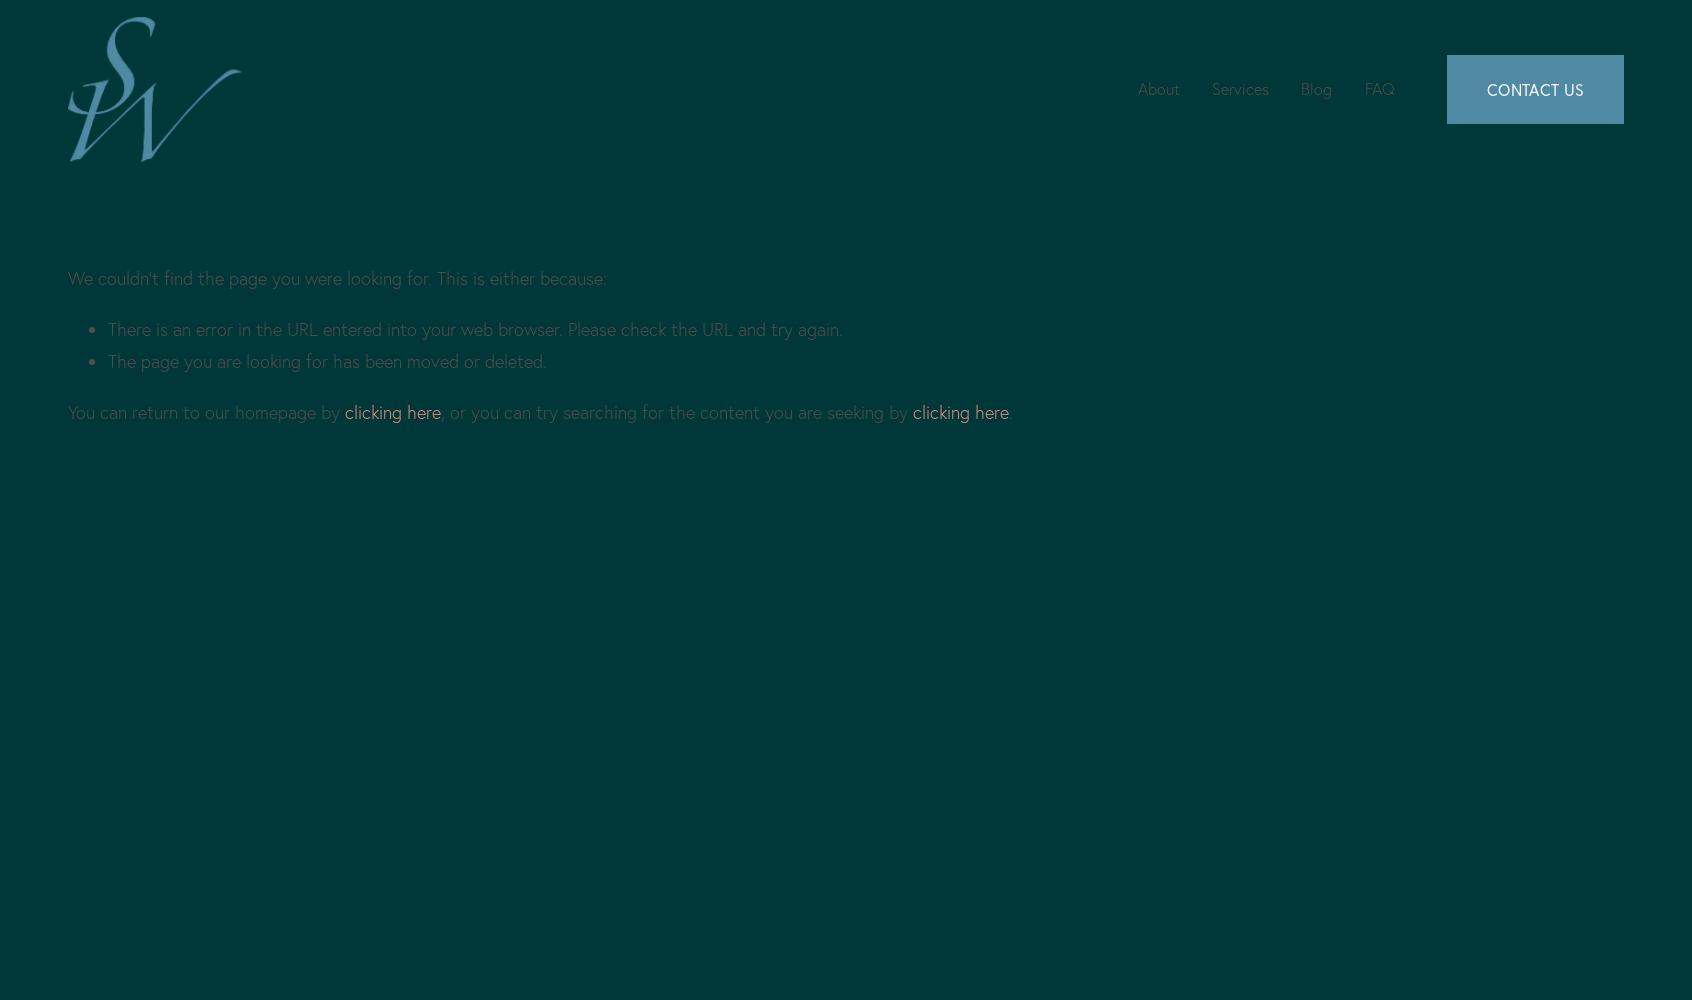 Image resolution: width=1692 pixels, height=1000 pixels. What do you see at coordinates (1315, 87) in the screenshot?
I see `'Blog'` at bounding box center [1315, 87].